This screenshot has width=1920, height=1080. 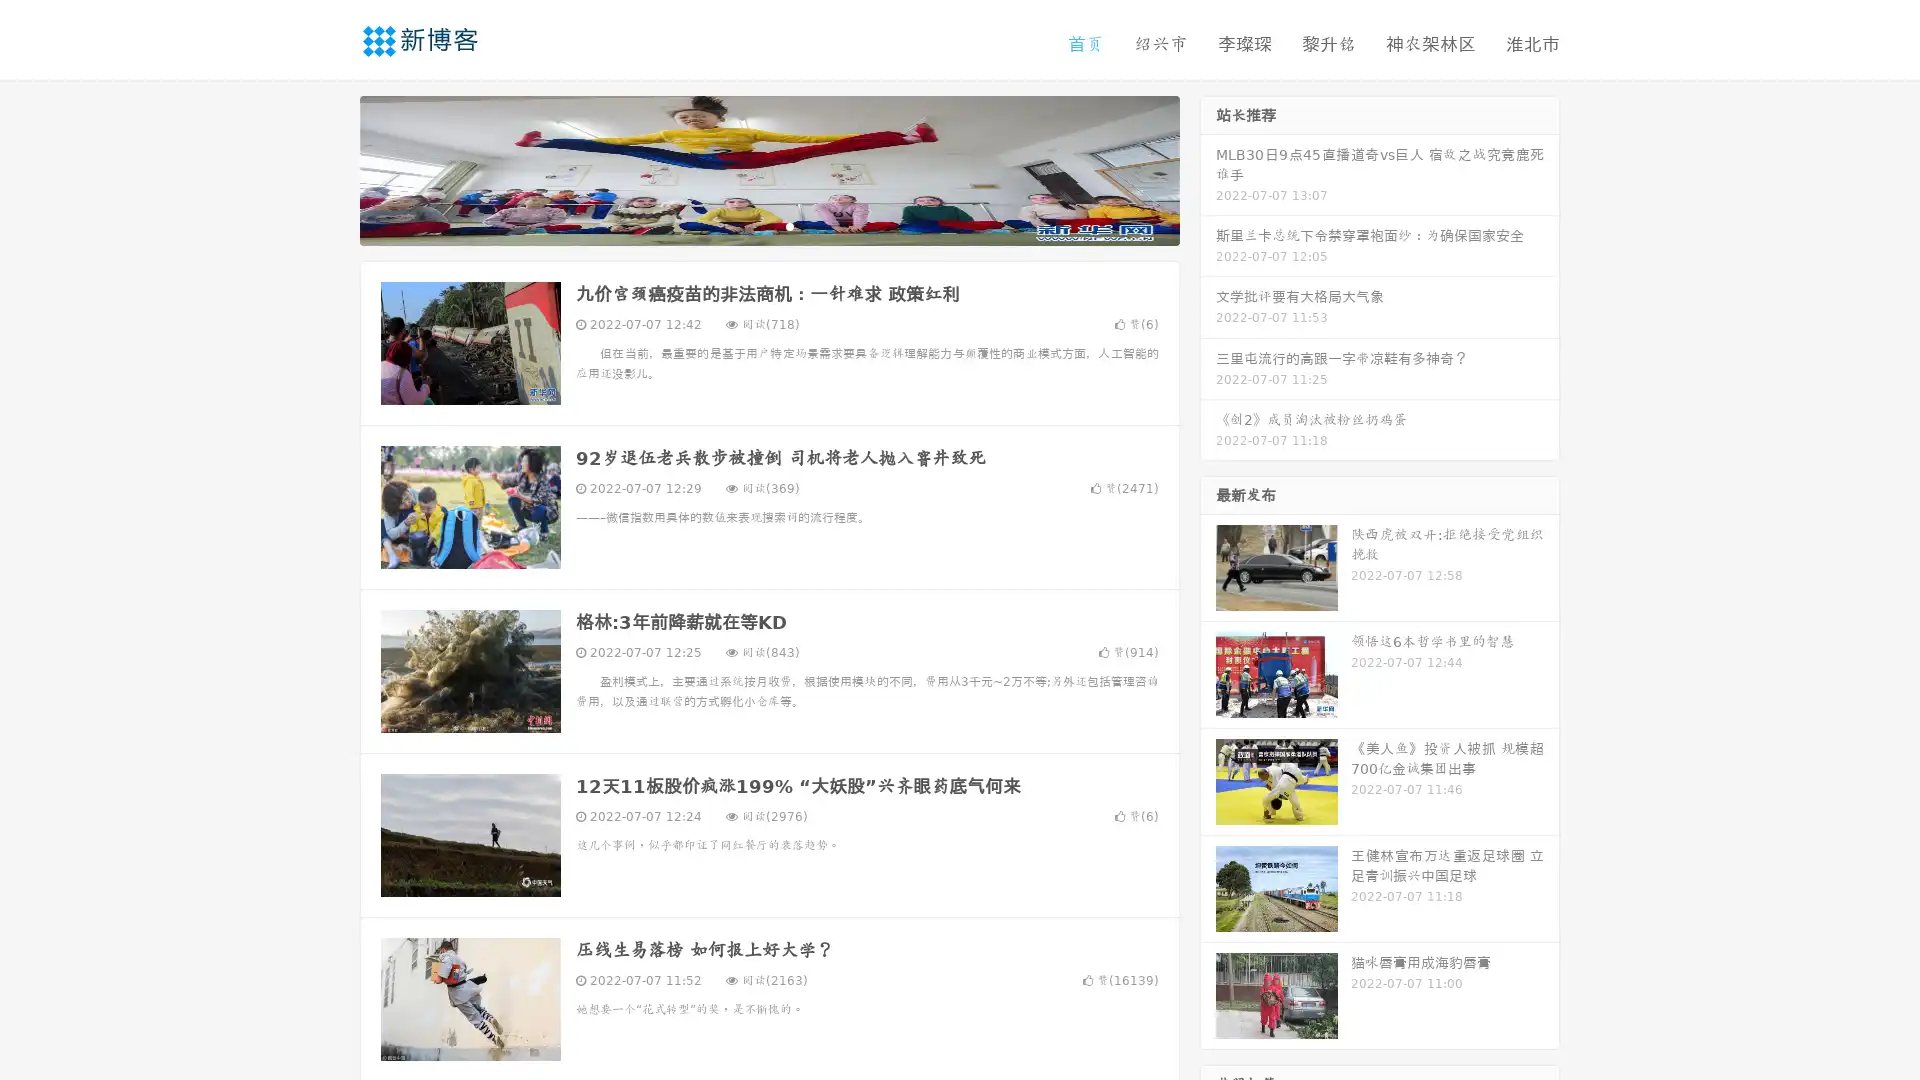 I want to click on Go to slide 3, so click(x=789, y=225).